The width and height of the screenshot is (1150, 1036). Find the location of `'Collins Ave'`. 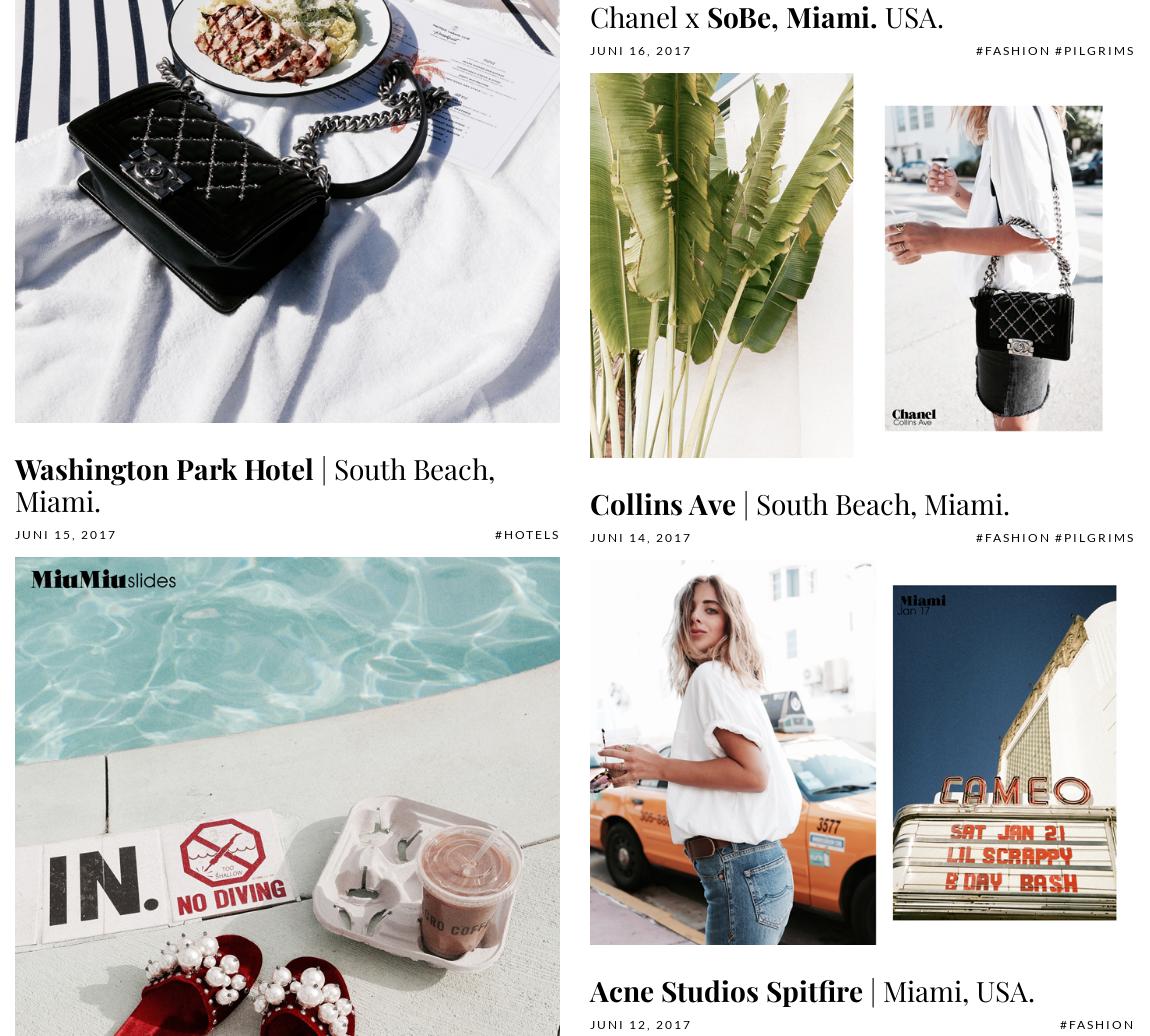

'Collins Ave' is located at coordinates (661, 503).